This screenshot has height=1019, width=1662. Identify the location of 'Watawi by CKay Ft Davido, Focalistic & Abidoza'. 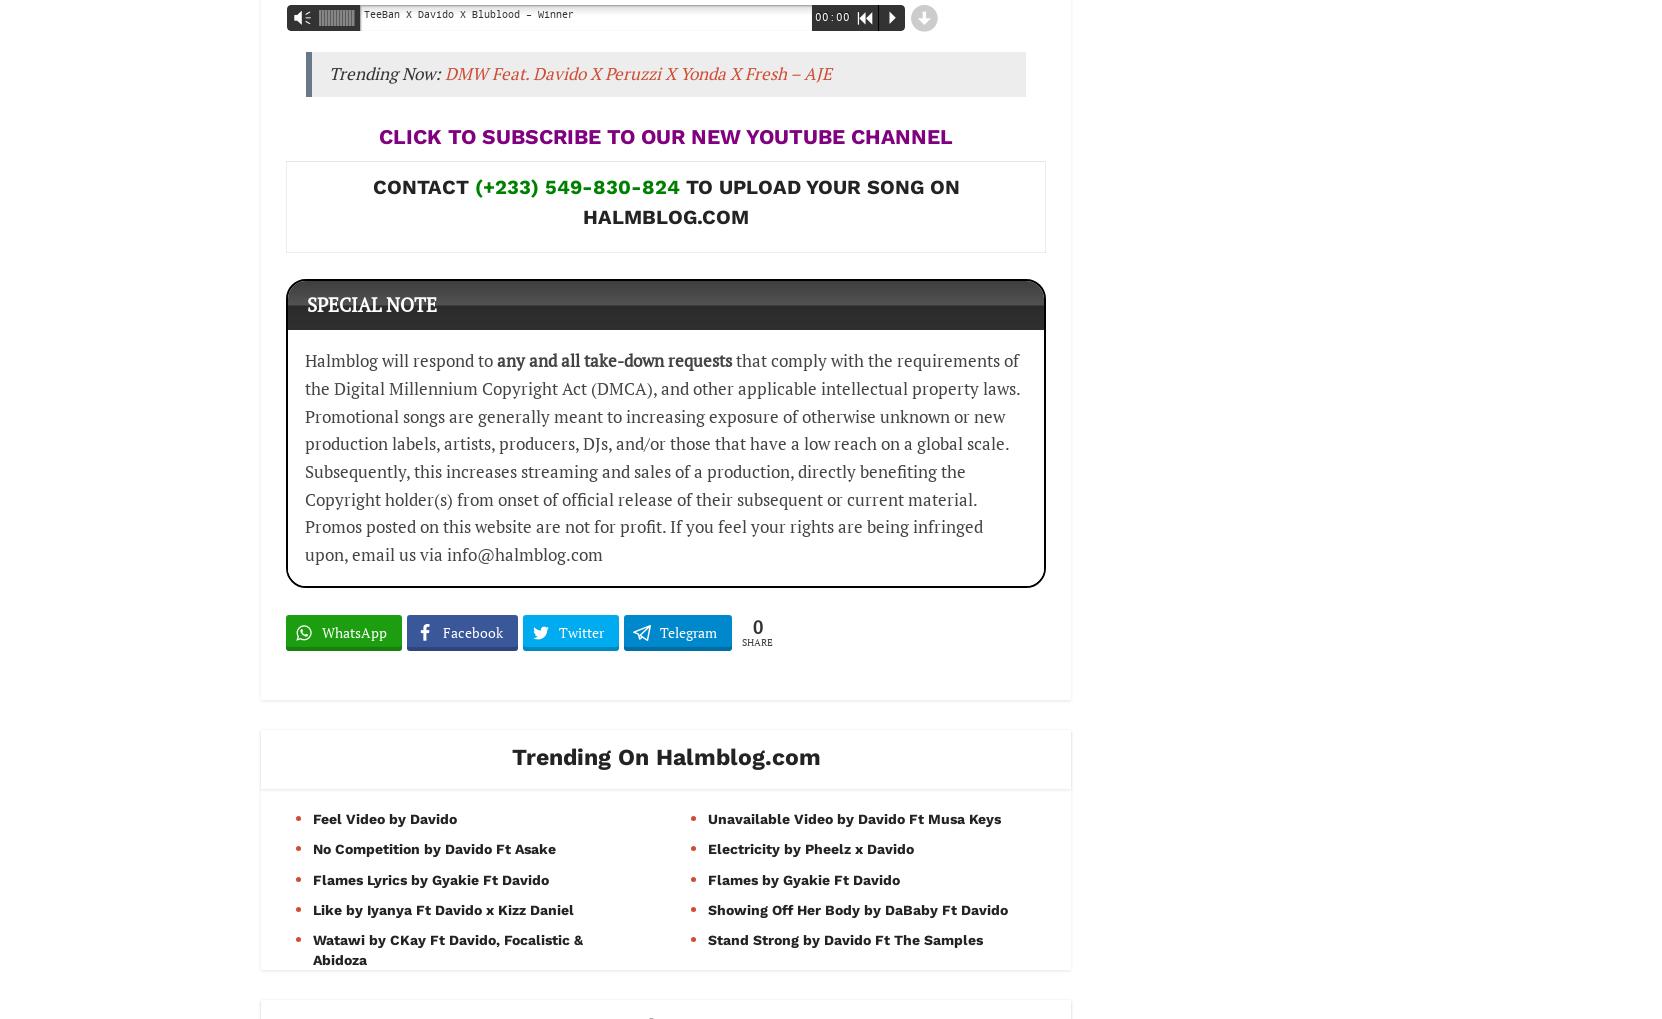
(312, 947).